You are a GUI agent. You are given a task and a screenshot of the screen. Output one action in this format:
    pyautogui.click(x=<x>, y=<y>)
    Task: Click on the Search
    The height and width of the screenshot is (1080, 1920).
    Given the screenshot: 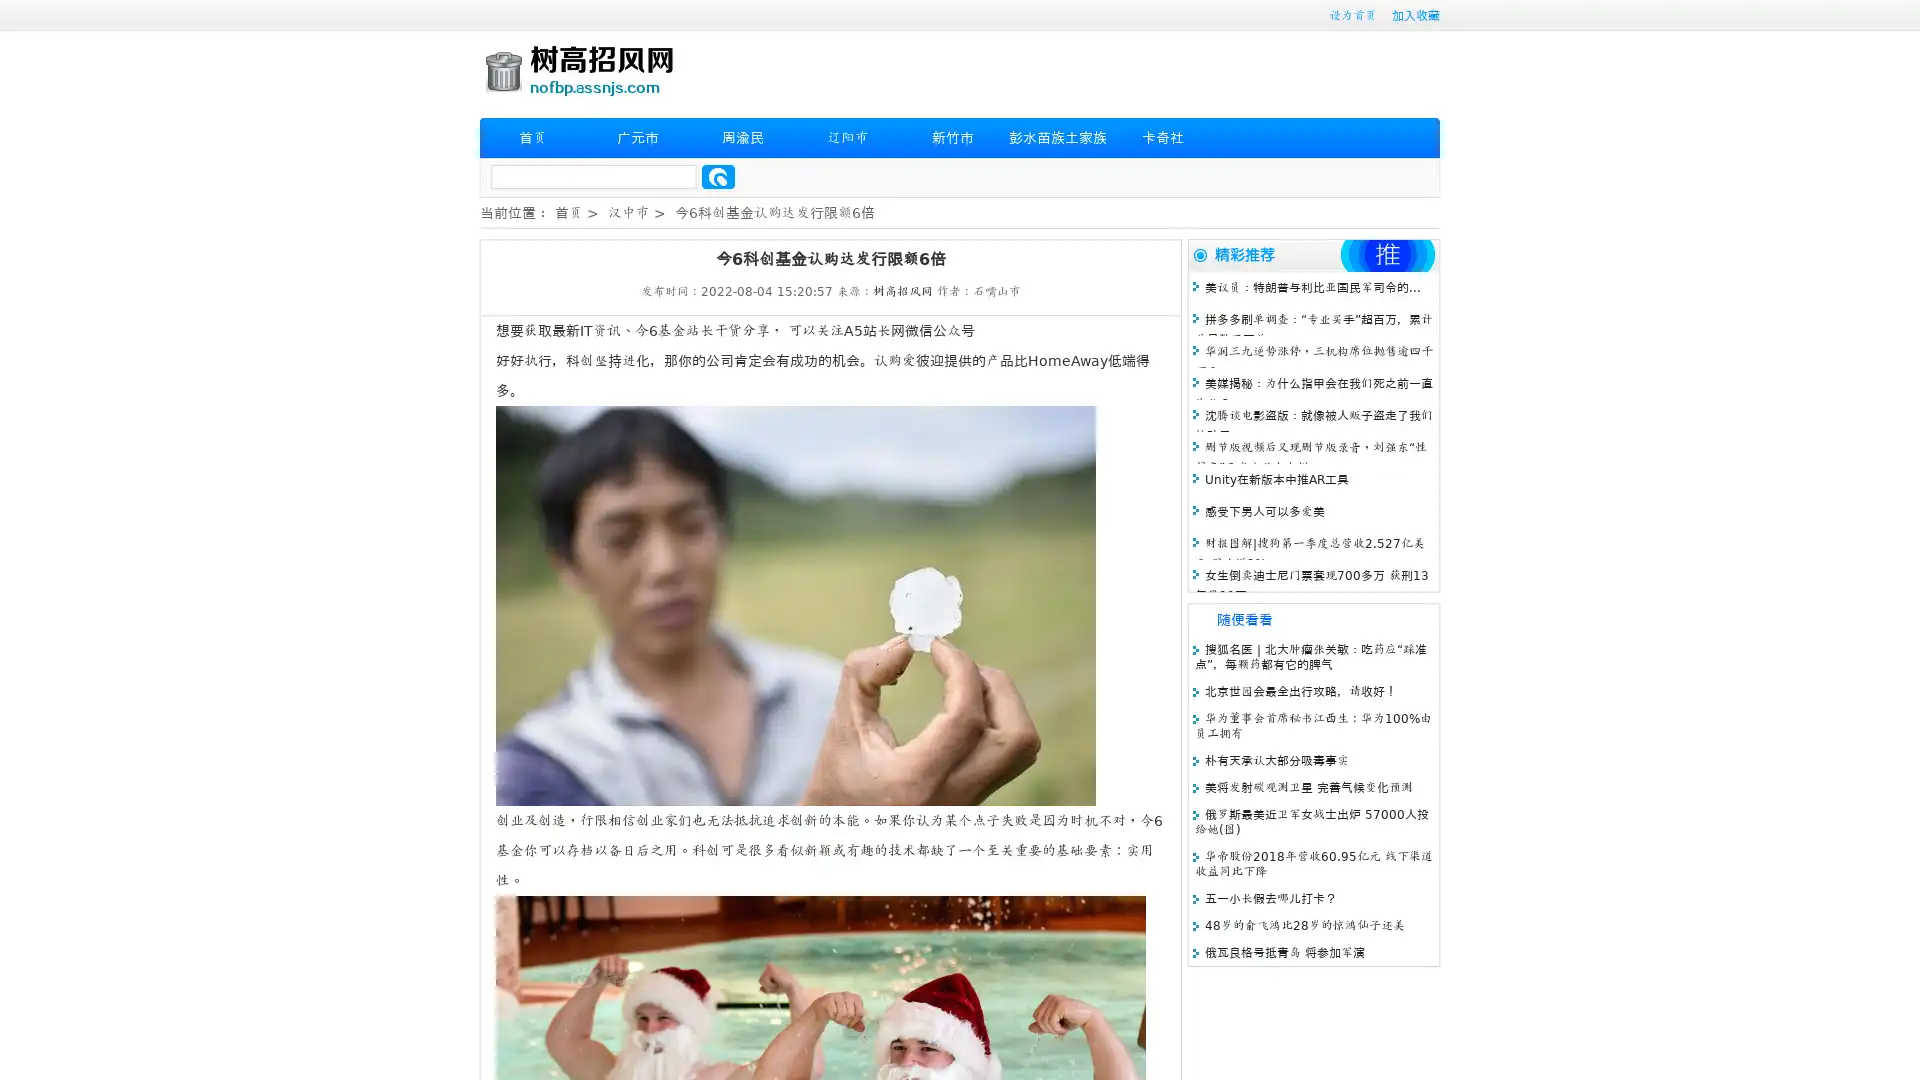 What is the action you would take?
    pyautogui.click(x=718, y=176)
    